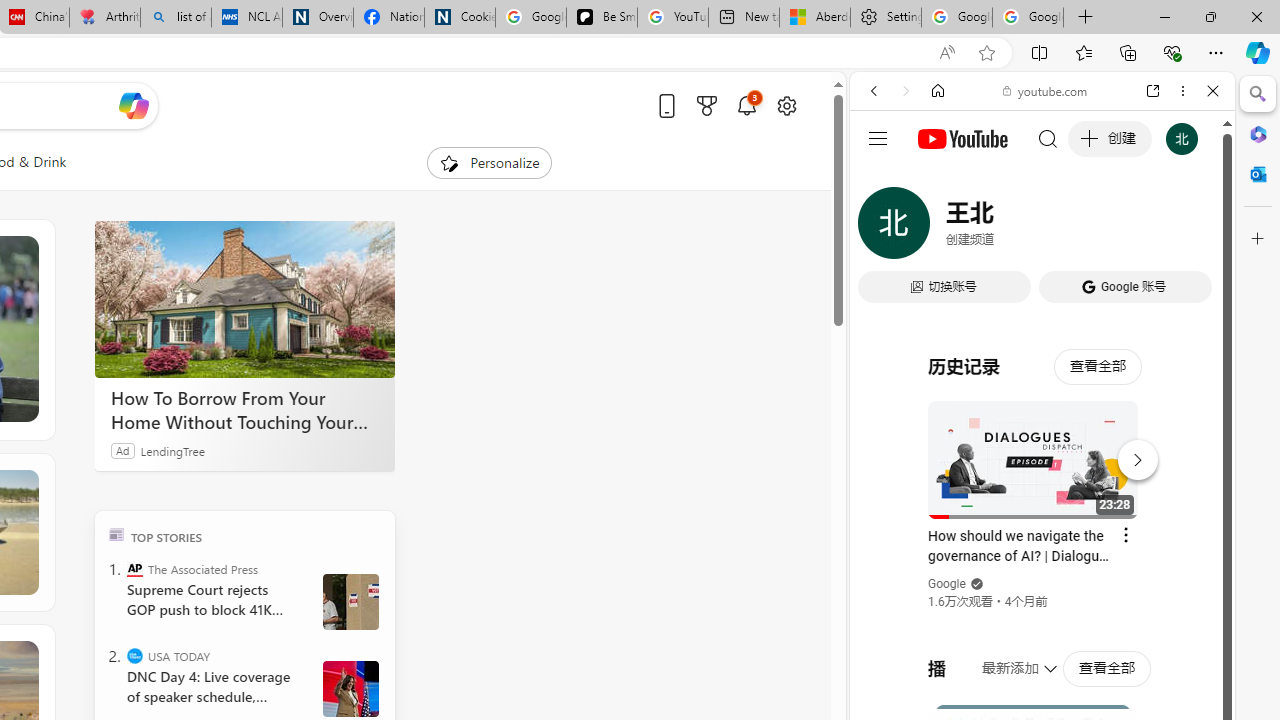  Describe the element at coordinates (881, 180) in the screenshot. I see `'Web scope'` at that location.